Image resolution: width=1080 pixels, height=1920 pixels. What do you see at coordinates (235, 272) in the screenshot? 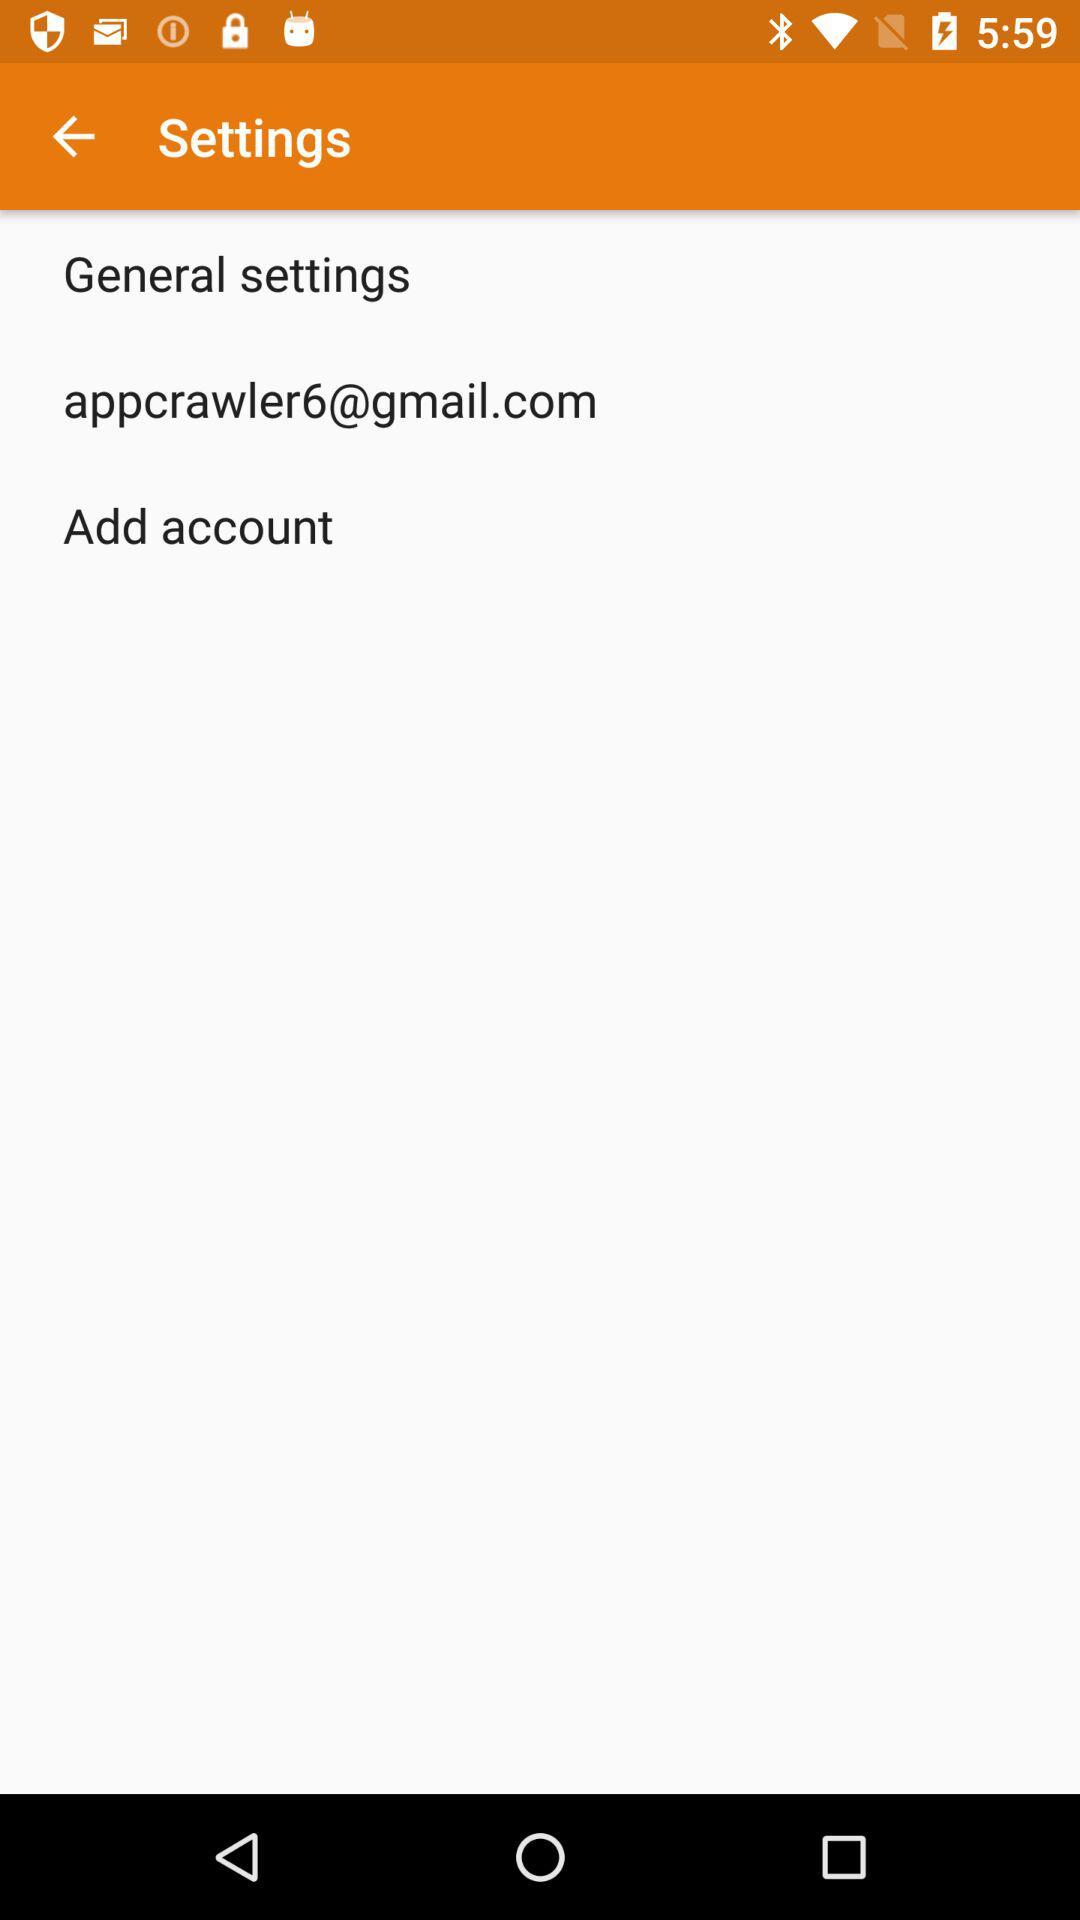
I see `the app above the appcrawler6@gmail.com item` at bounding box center [235, 272].